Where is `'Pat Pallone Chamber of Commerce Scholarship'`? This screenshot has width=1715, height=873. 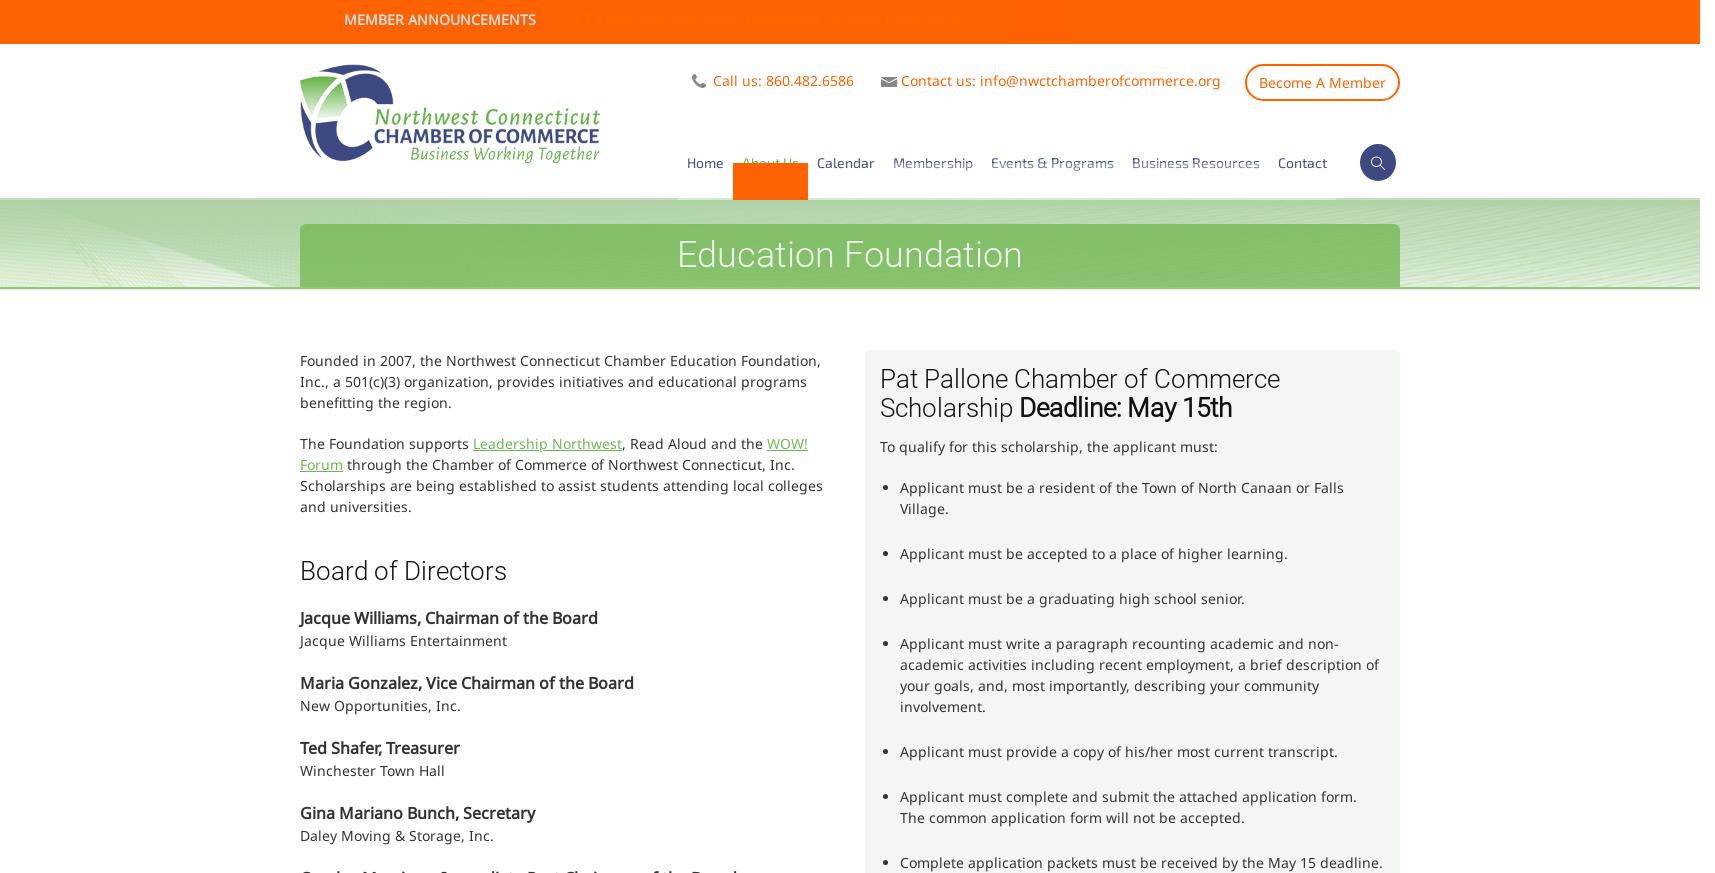
'Pat Pallone Chamber of Commerce Scholarship' is located at coordinates (879, 392).